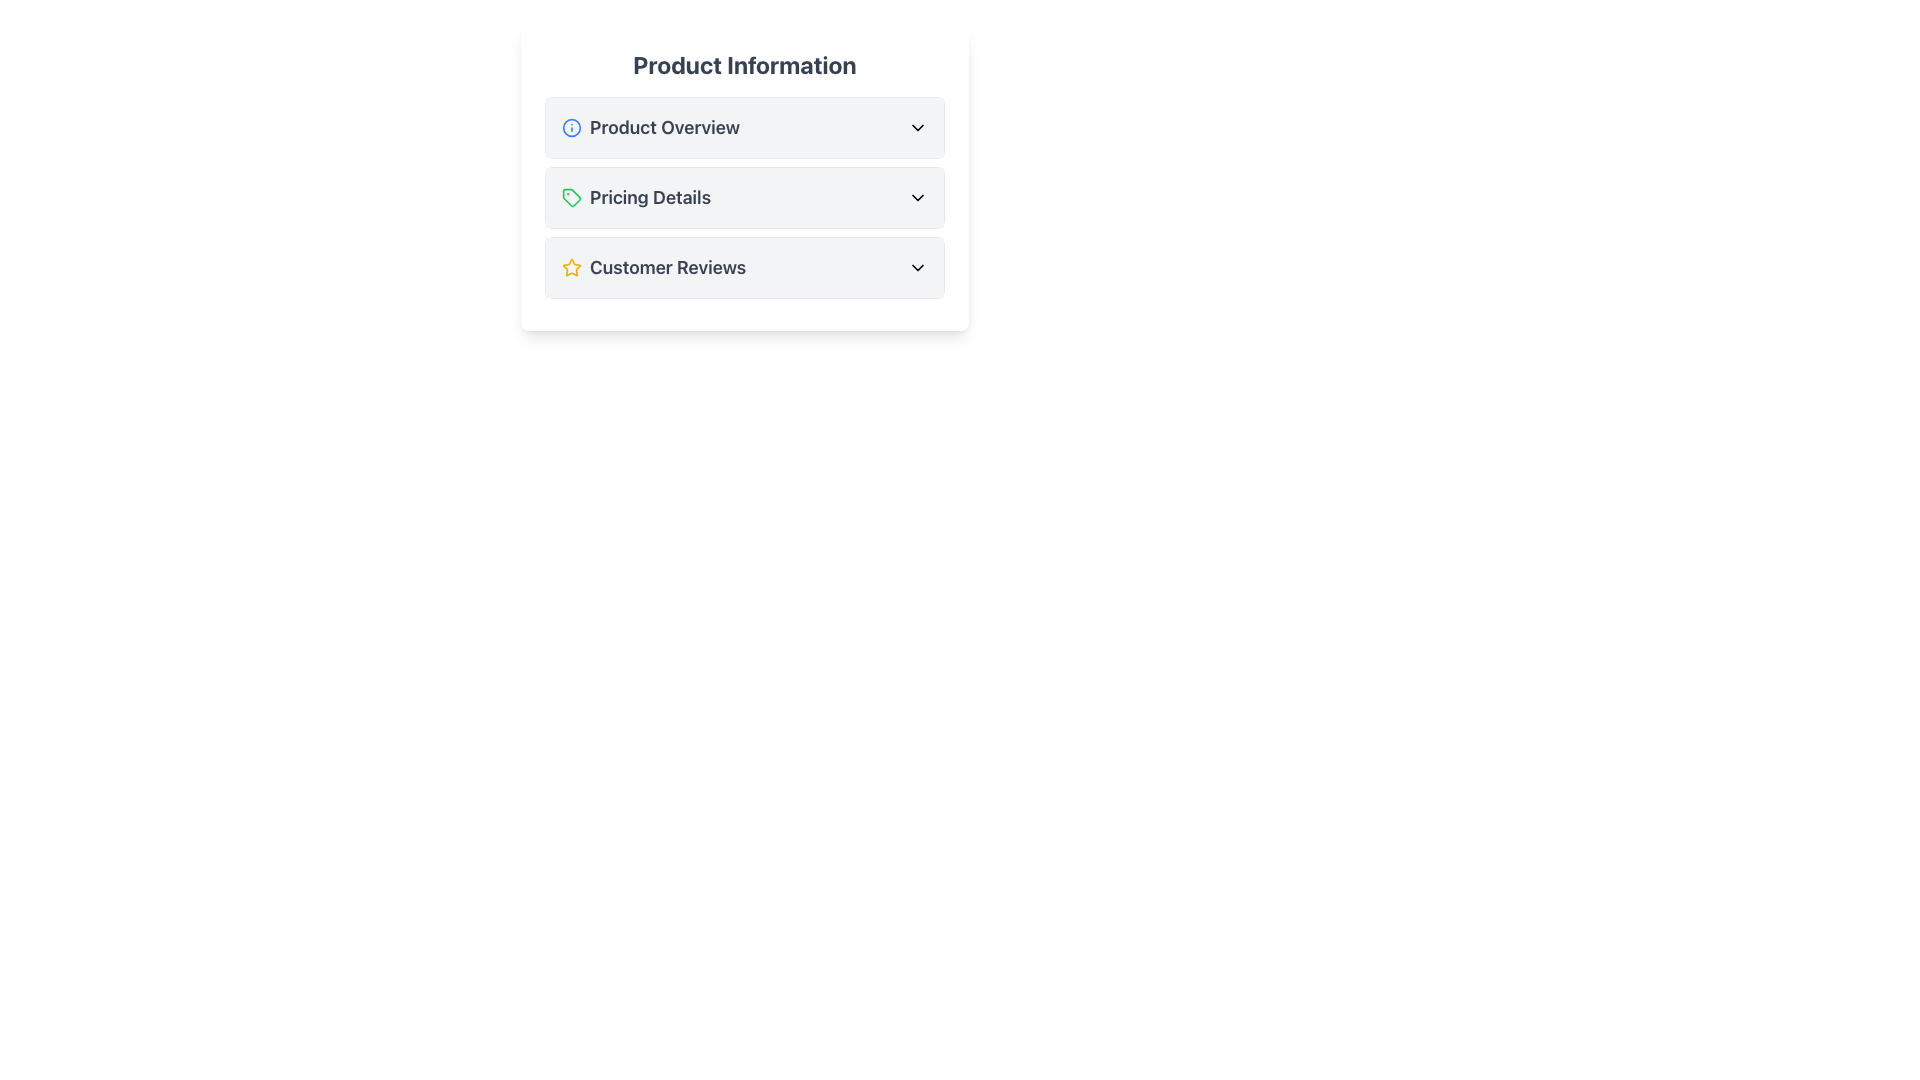  What do you see at coordinates (743, 127) in the screenshot?
I see `the 'Product Overview' Collapsible Section Header for accessibility navigation by clicking on it` at bounding box center [743, 127].